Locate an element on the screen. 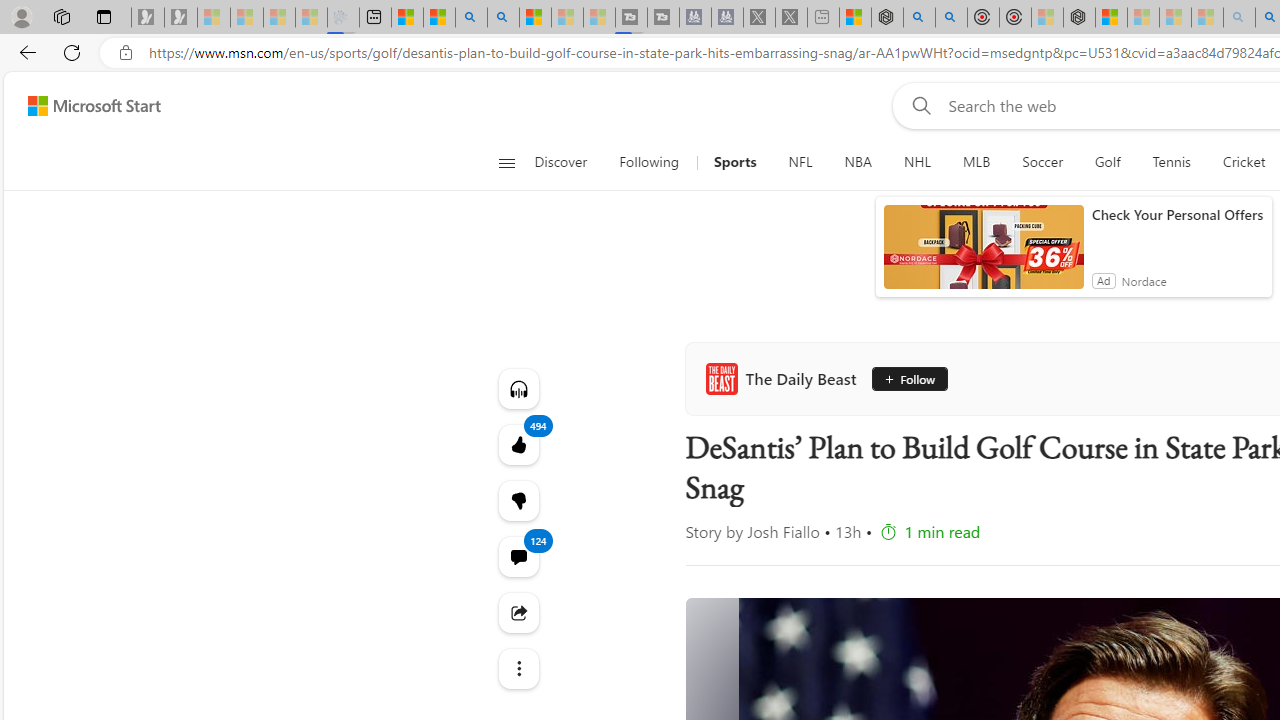  'Soccer' is located at coordinates (1041, 162).